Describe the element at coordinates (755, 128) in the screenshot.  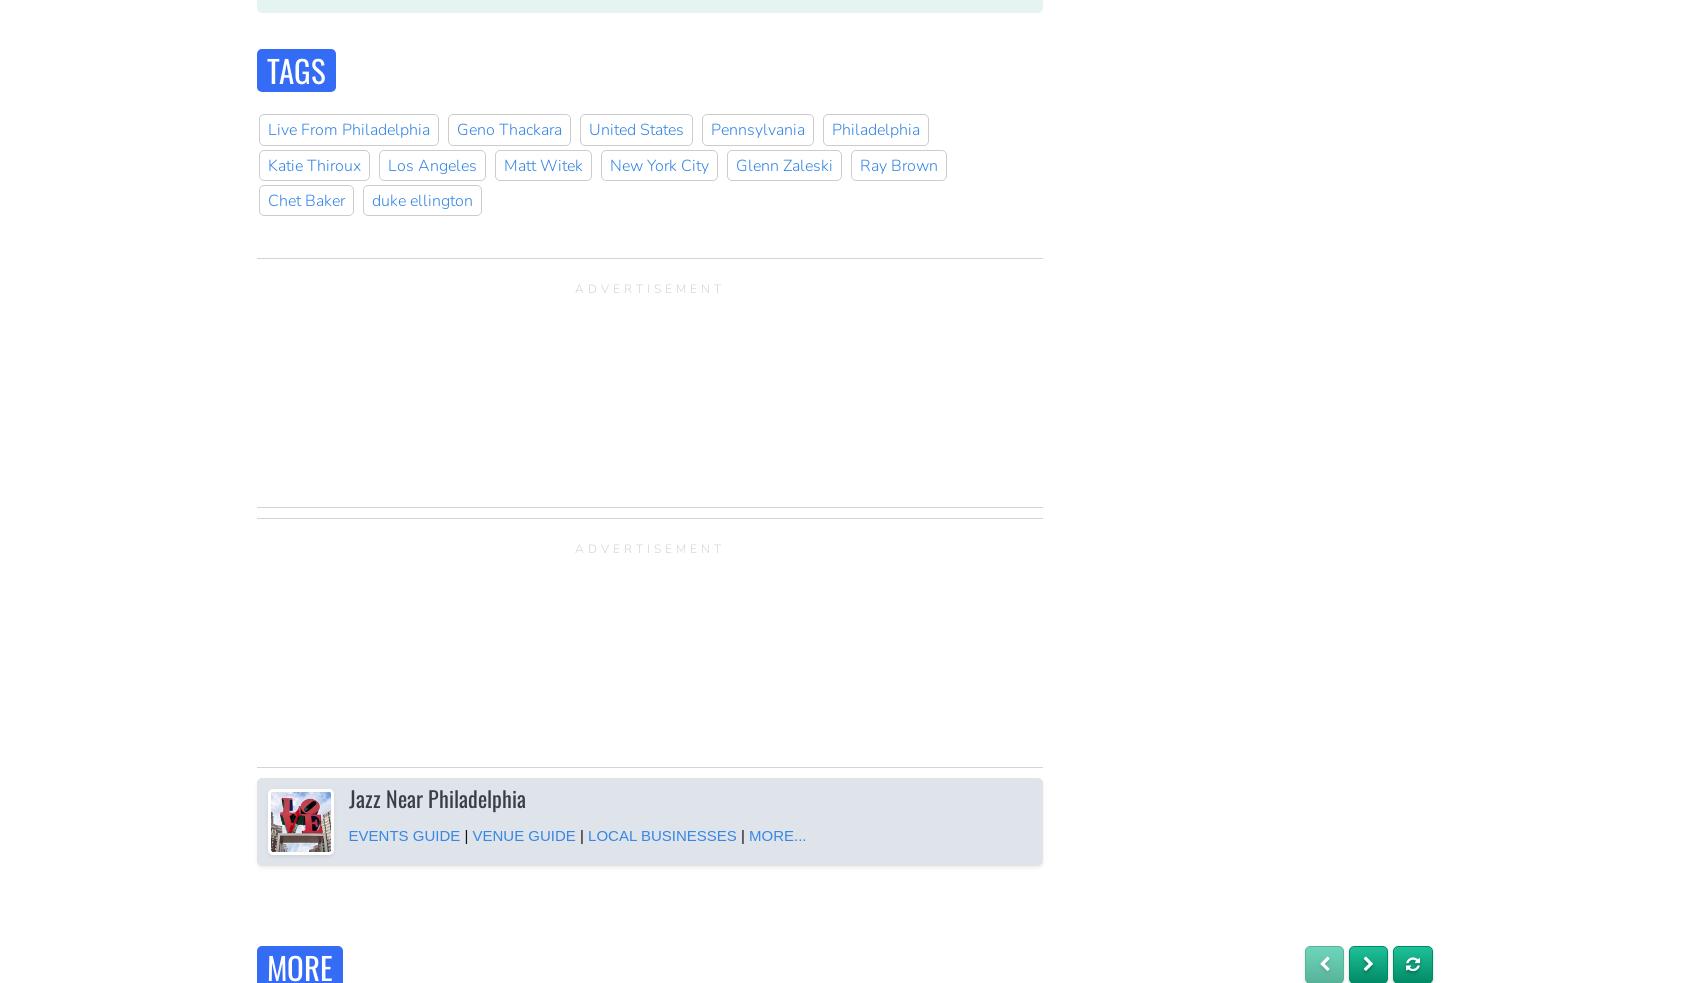
I see `'Pennsylvania'` at that location.